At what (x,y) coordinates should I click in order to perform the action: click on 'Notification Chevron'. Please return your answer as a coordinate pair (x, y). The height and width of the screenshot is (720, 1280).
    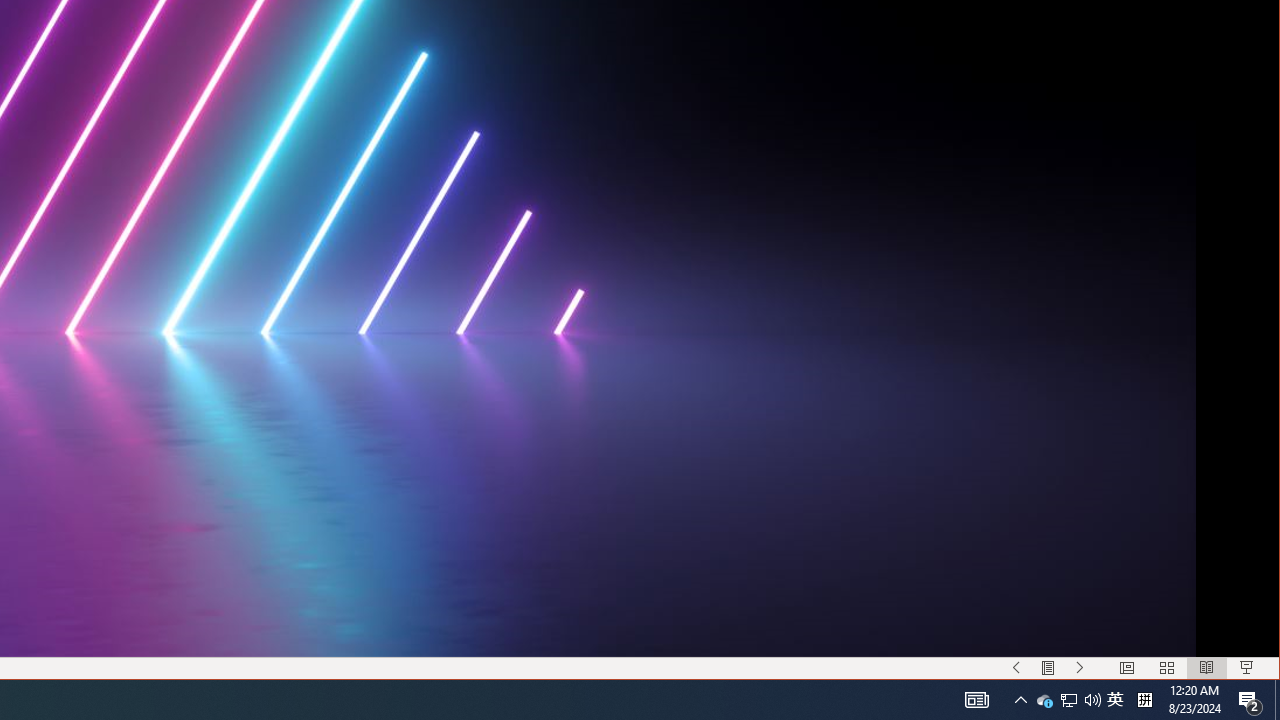
    Looking at the image, I should click on (1020, 698).